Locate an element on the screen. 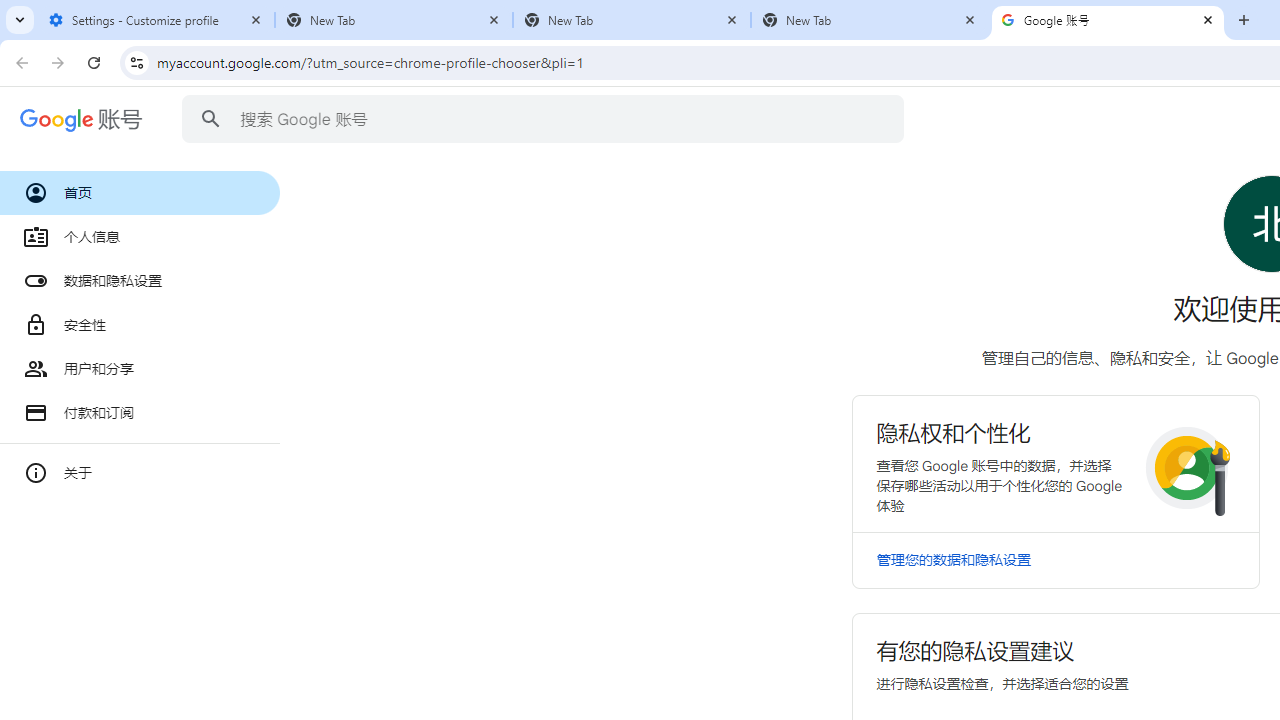  'Close' is located at coordinates (1207, 19).